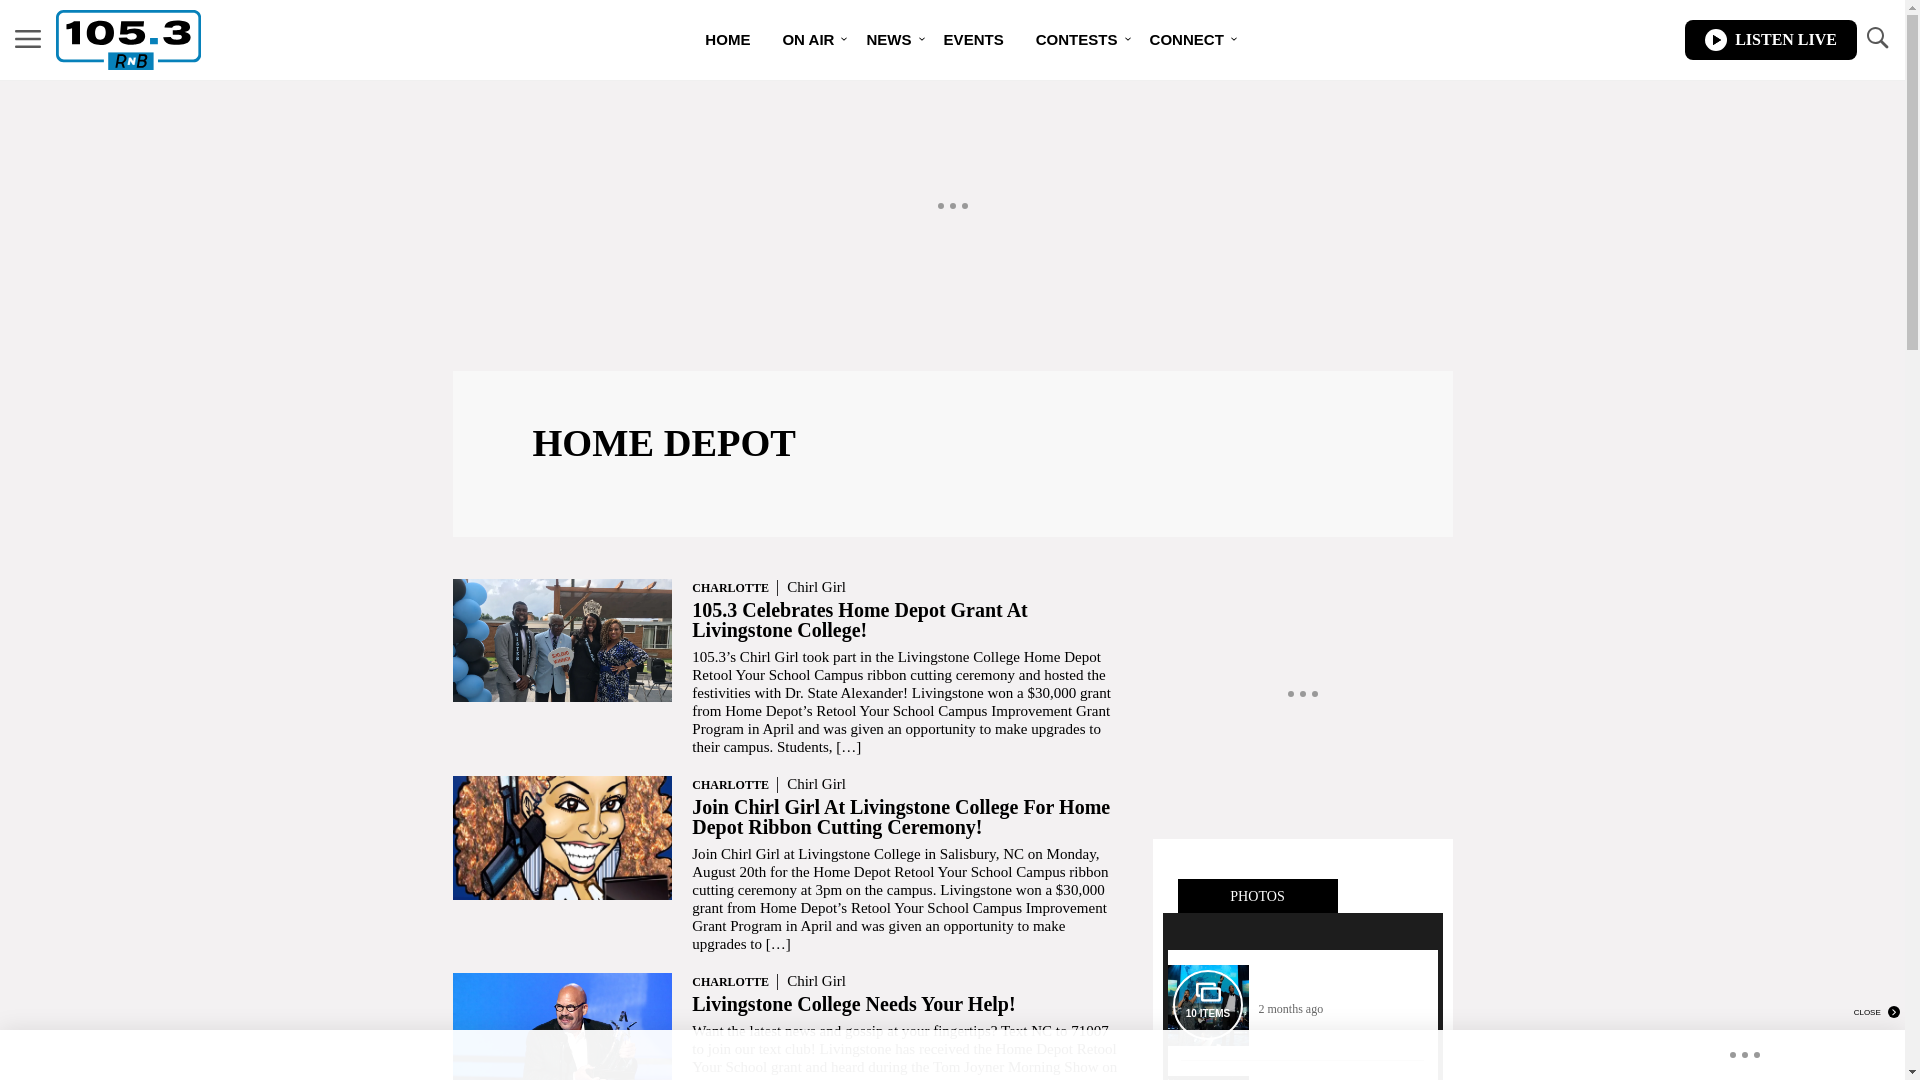 The width and height of the screenshot is (1920, 1080). What do you see at coordinates (1133, 39) in the screenshot?
I see `'CONNECT'` at bounding box center [1133, 39].